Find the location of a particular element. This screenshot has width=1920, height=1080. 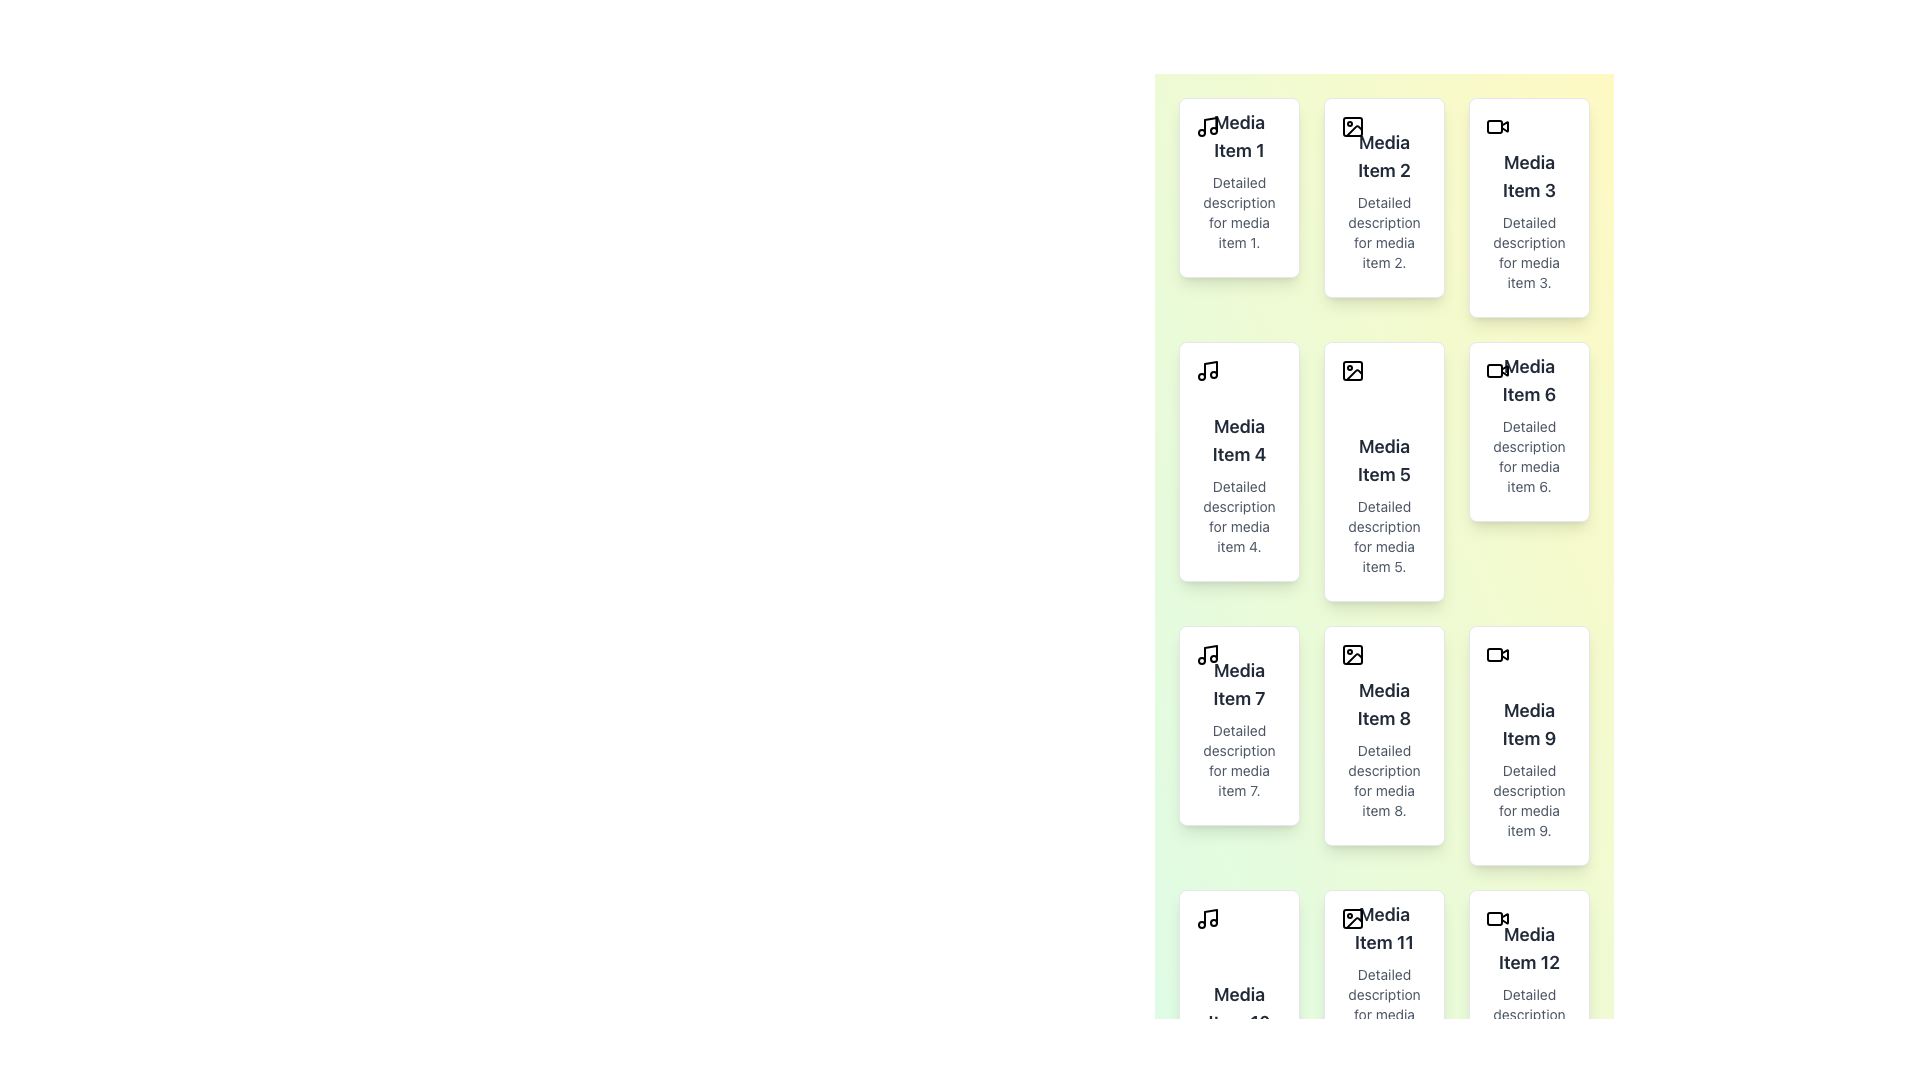

the black music icon located at the top-left corner of the 'Media Item 10' card is located at coordinates (1207, 918).